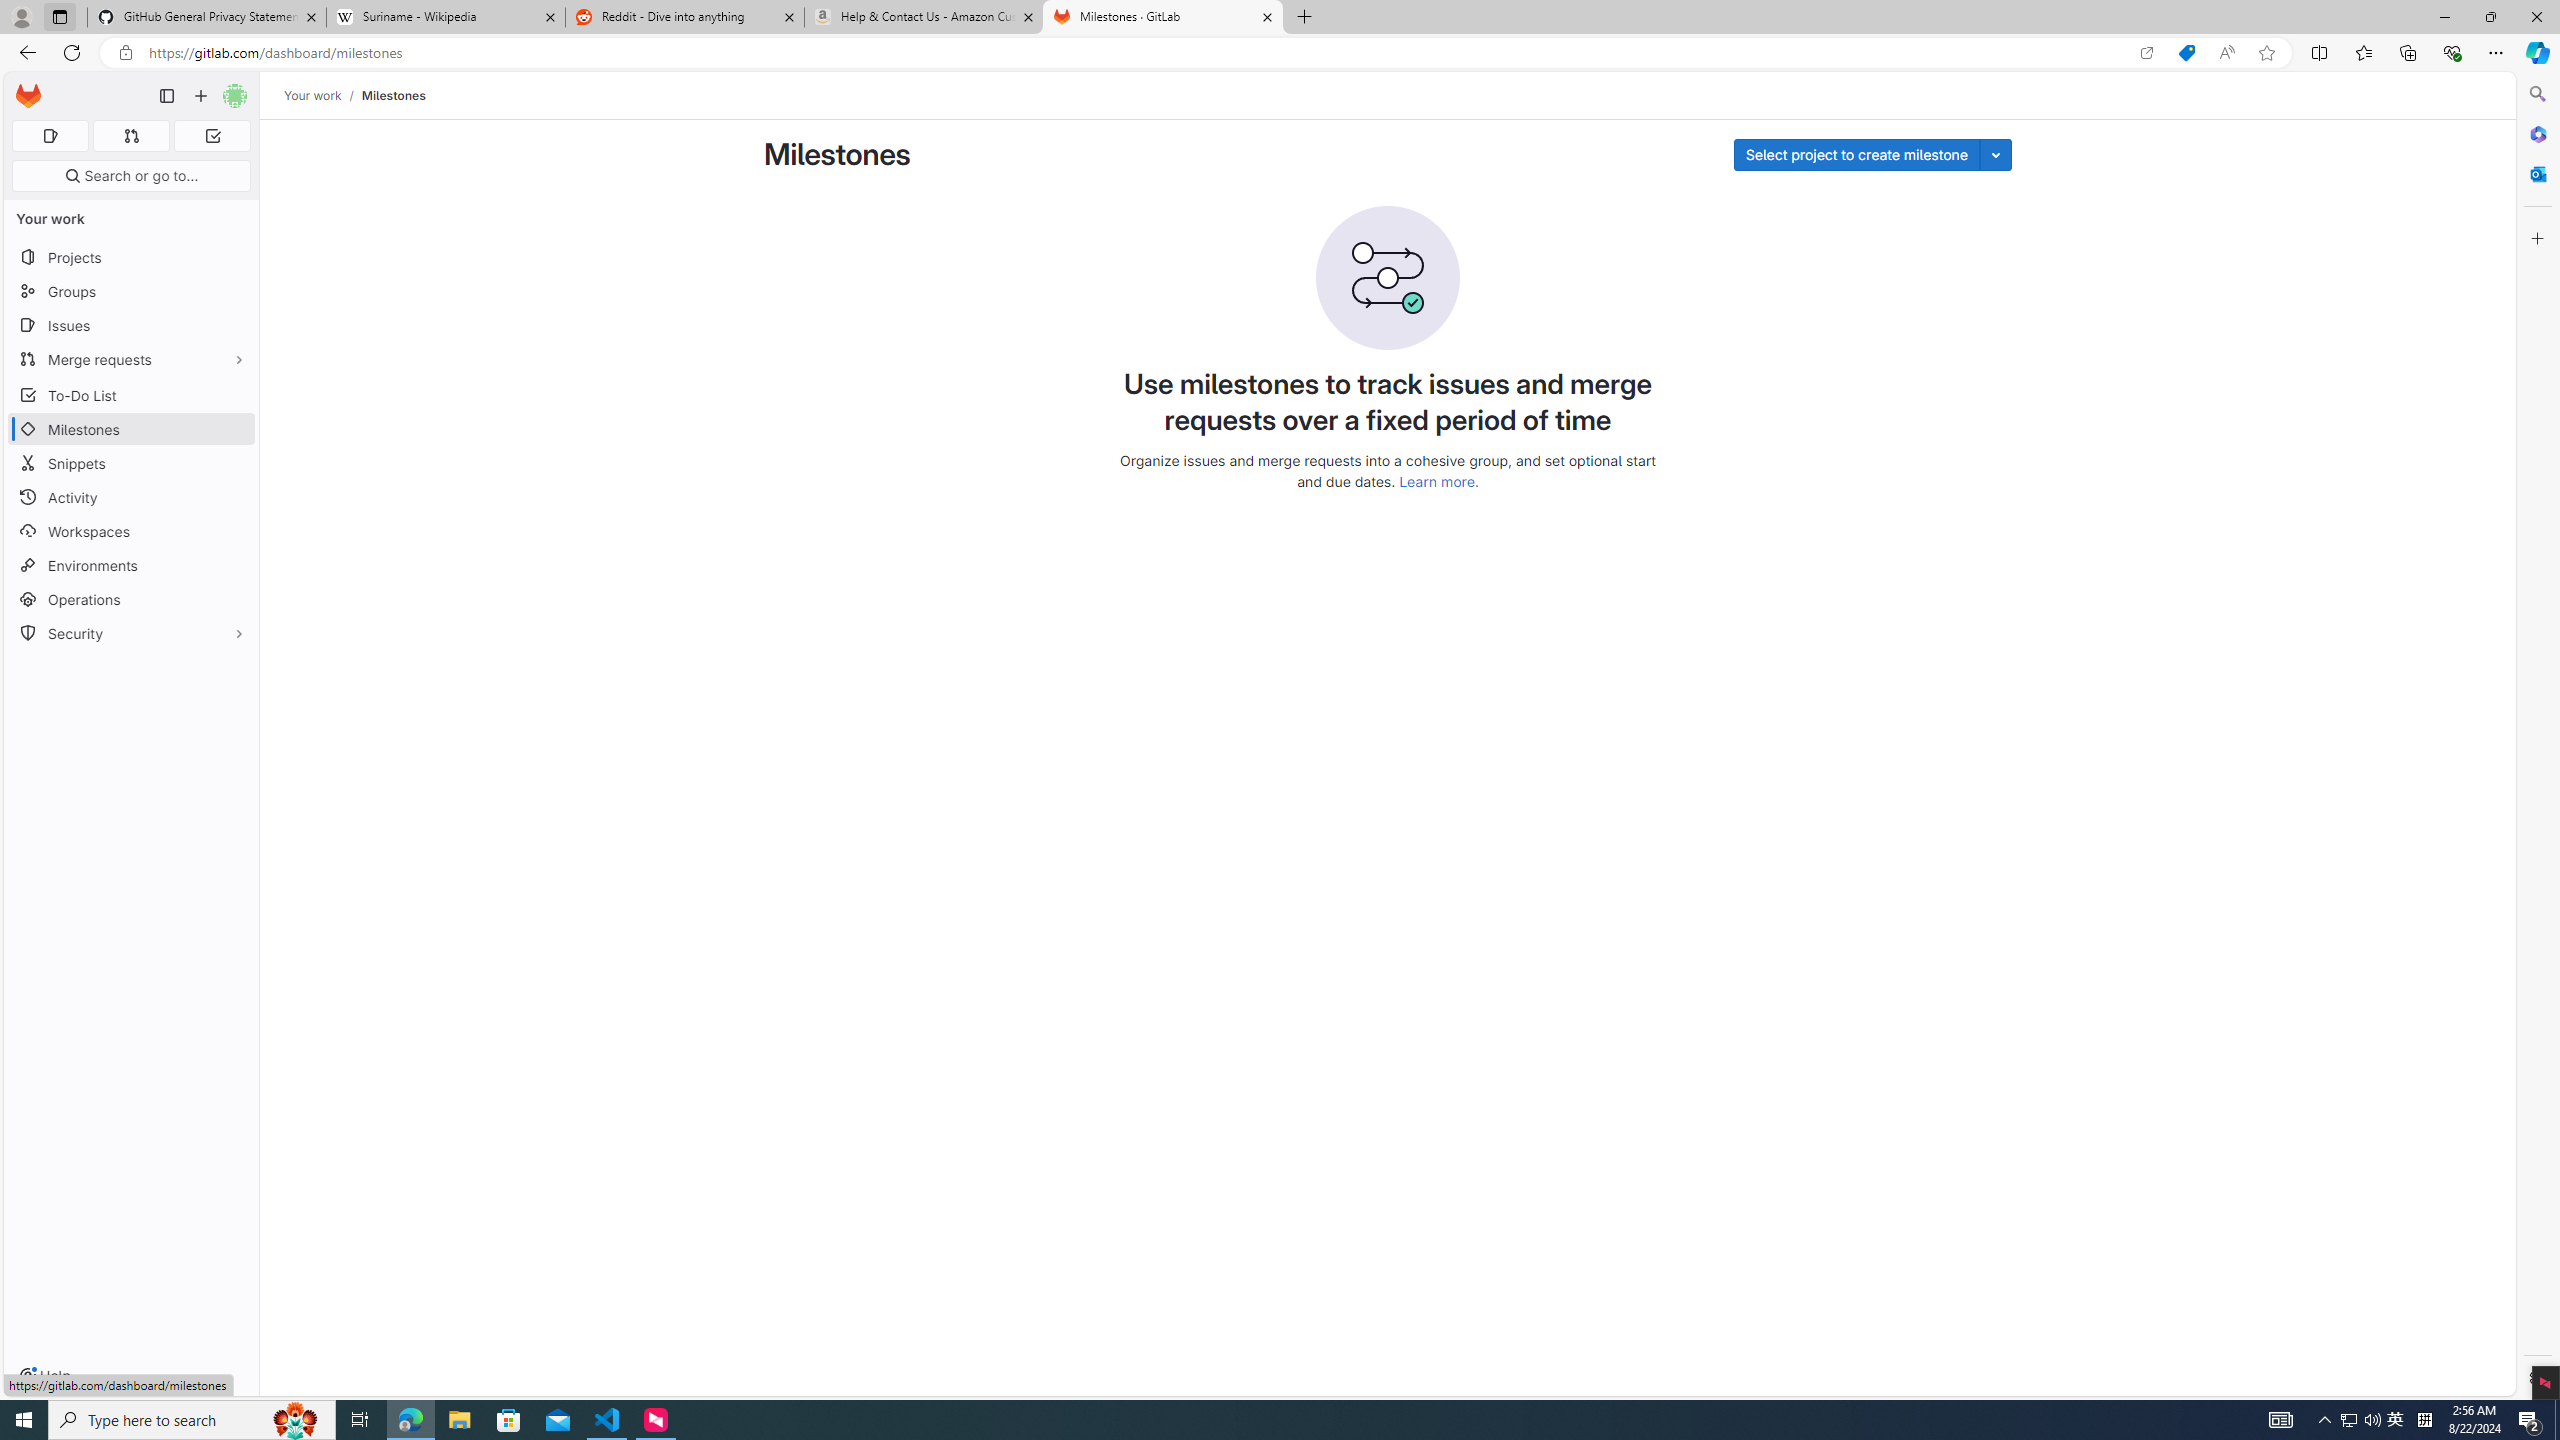  I want to click on 'Snippets', so click(130, 462).